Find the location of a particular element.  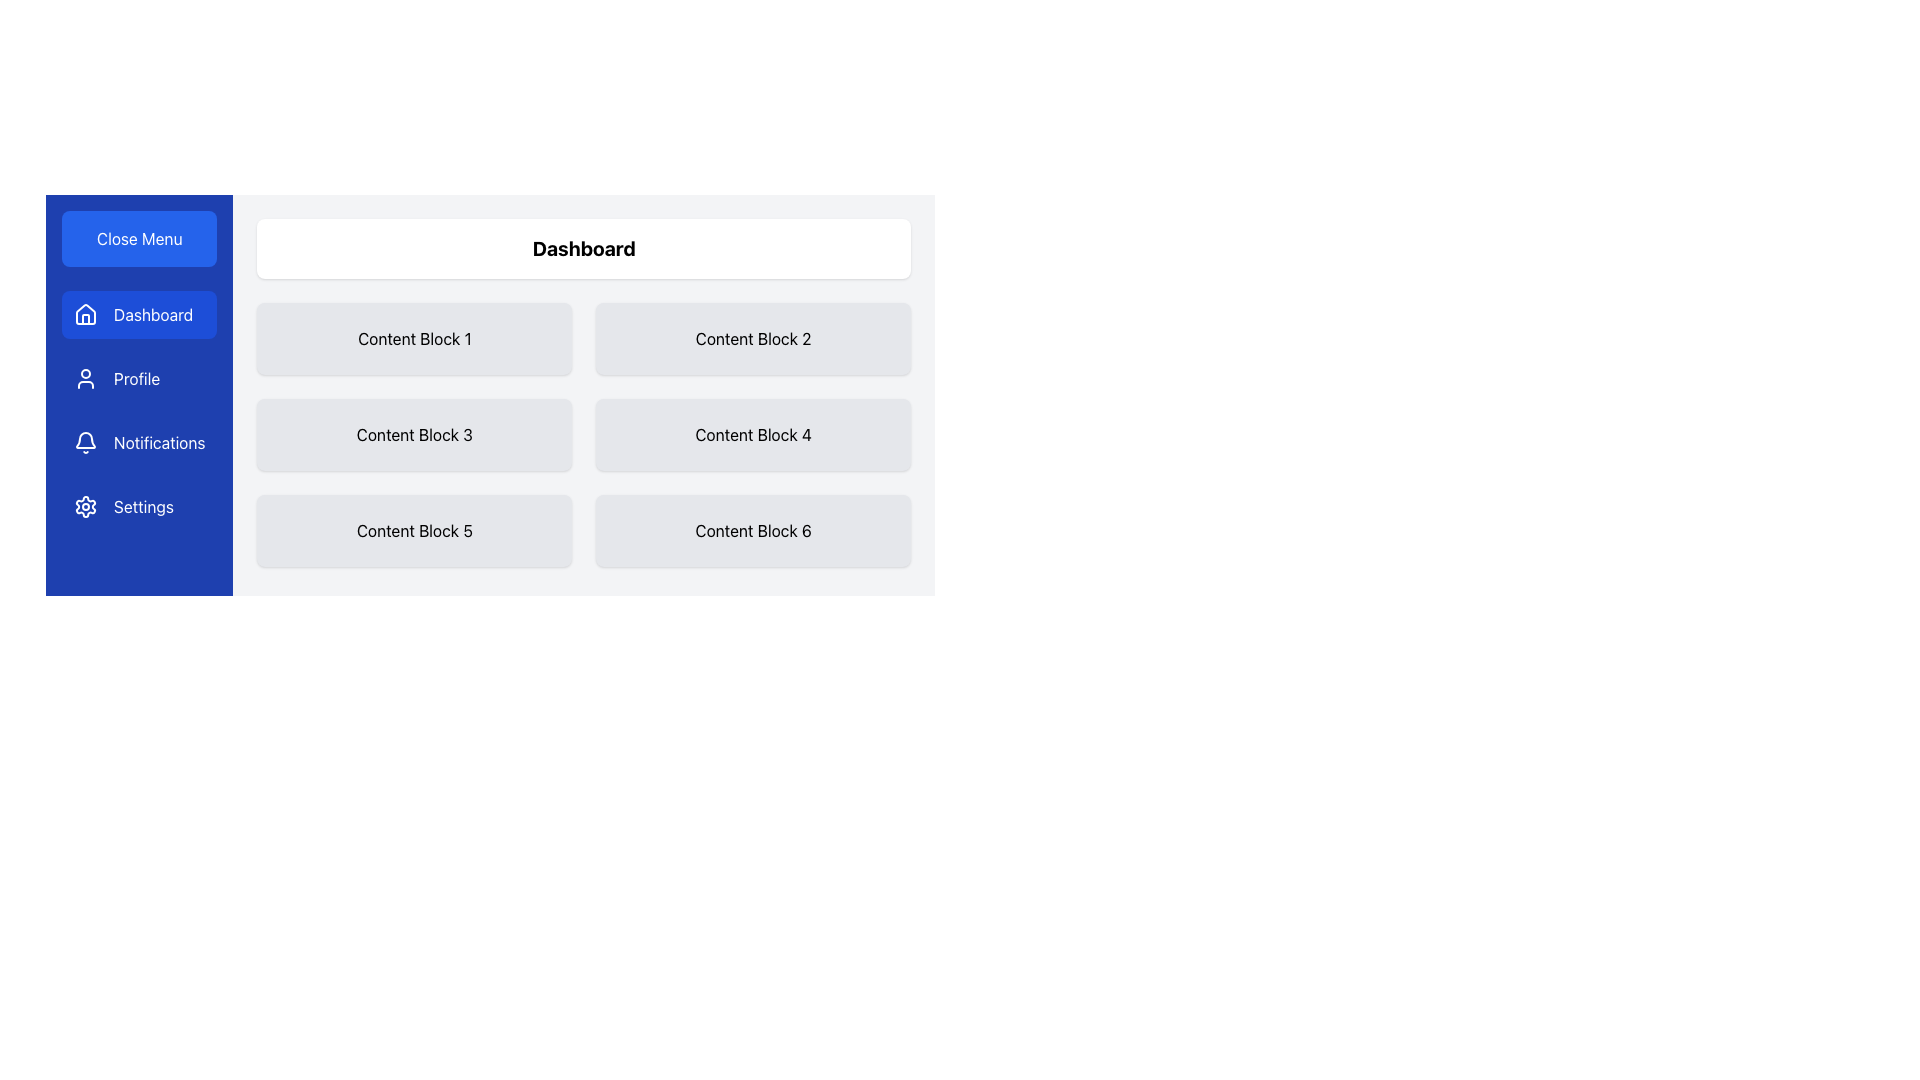

the non-interactive Content Block 1, which is located at the top left of the 2-column grid layout under the heading 'Dashboard' is located at coordinates (413, 338).